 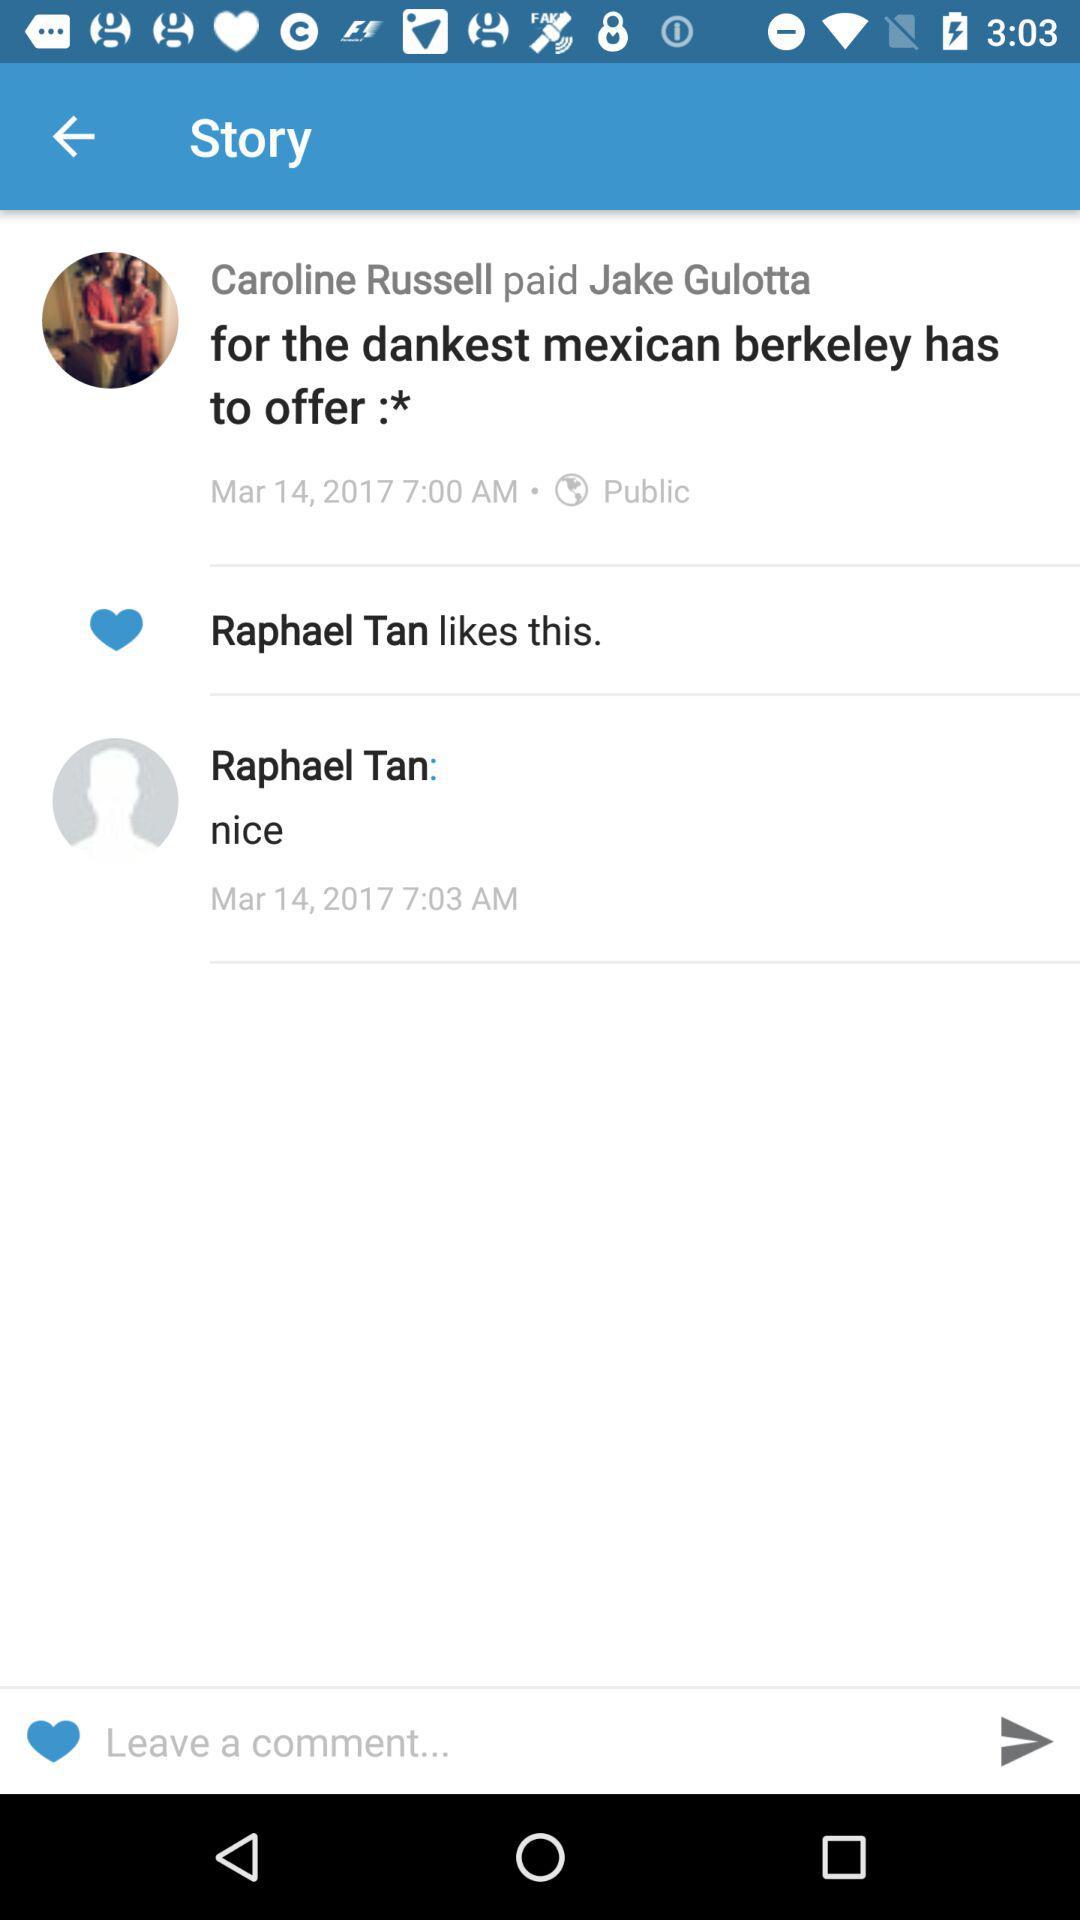 What do you see at coordinates (110, 320) in the screenshot?
I see `the avatar icon` at bounding box center [110, 320].